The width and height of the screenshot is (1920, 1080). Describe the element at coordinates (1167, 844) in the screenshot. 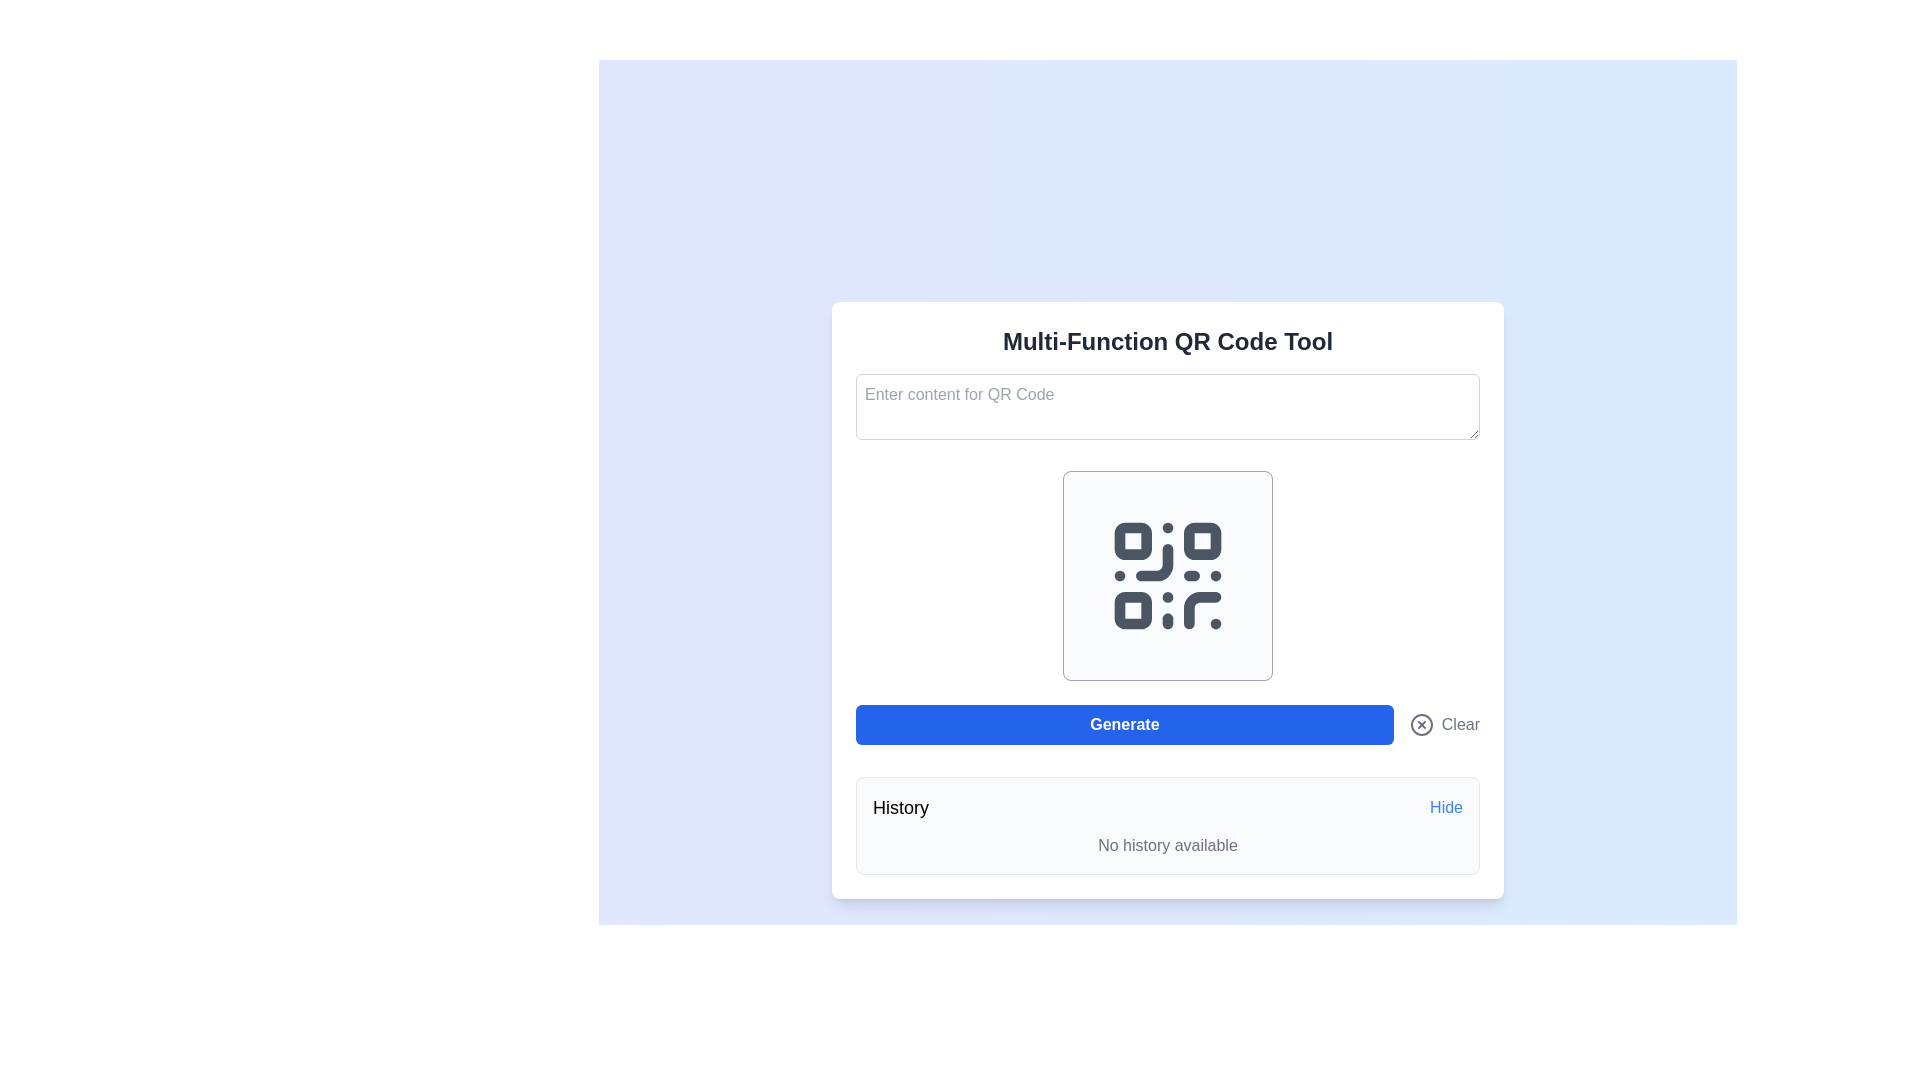

I see `the static text that reads 'No history available.' which is displayed in gray on a light gray background, positioned below the 'History' section and the 'Hide' clickable text` at that location.